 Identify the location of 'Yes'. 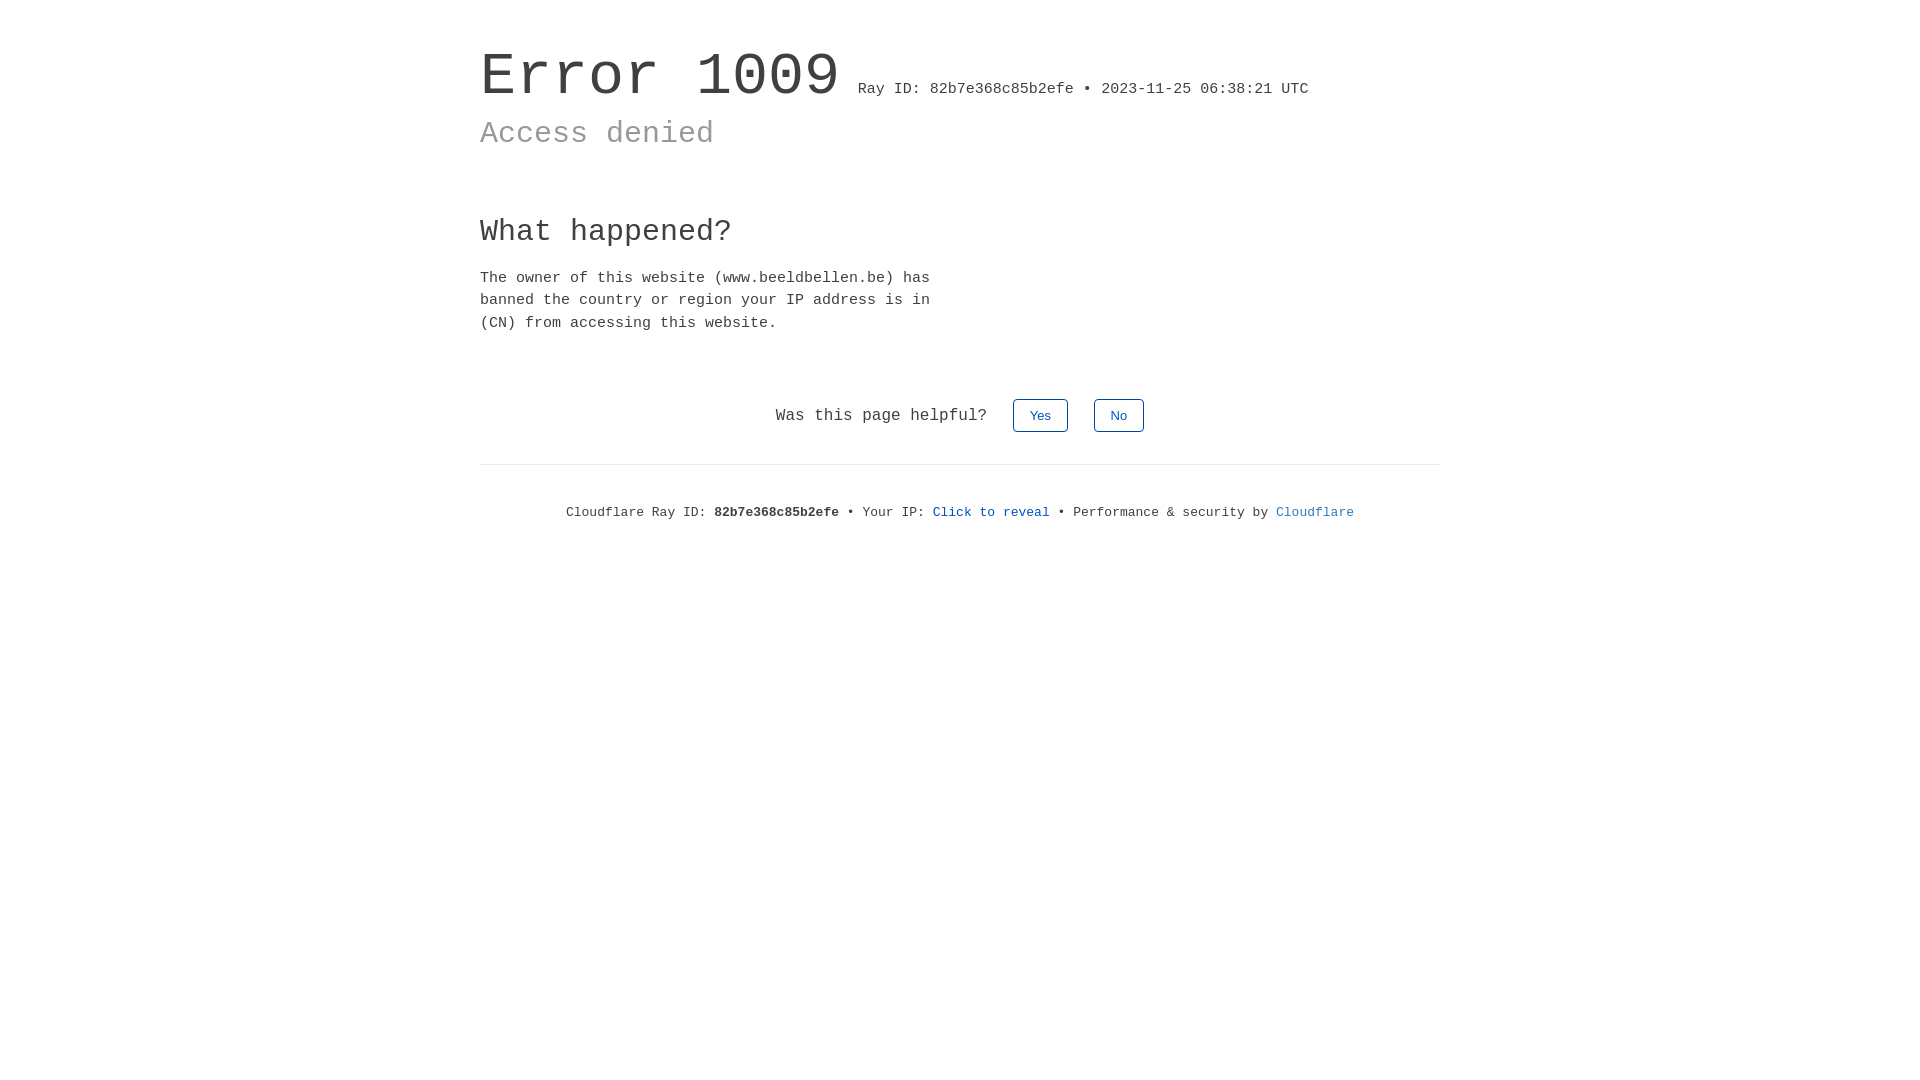
(1040, 414).